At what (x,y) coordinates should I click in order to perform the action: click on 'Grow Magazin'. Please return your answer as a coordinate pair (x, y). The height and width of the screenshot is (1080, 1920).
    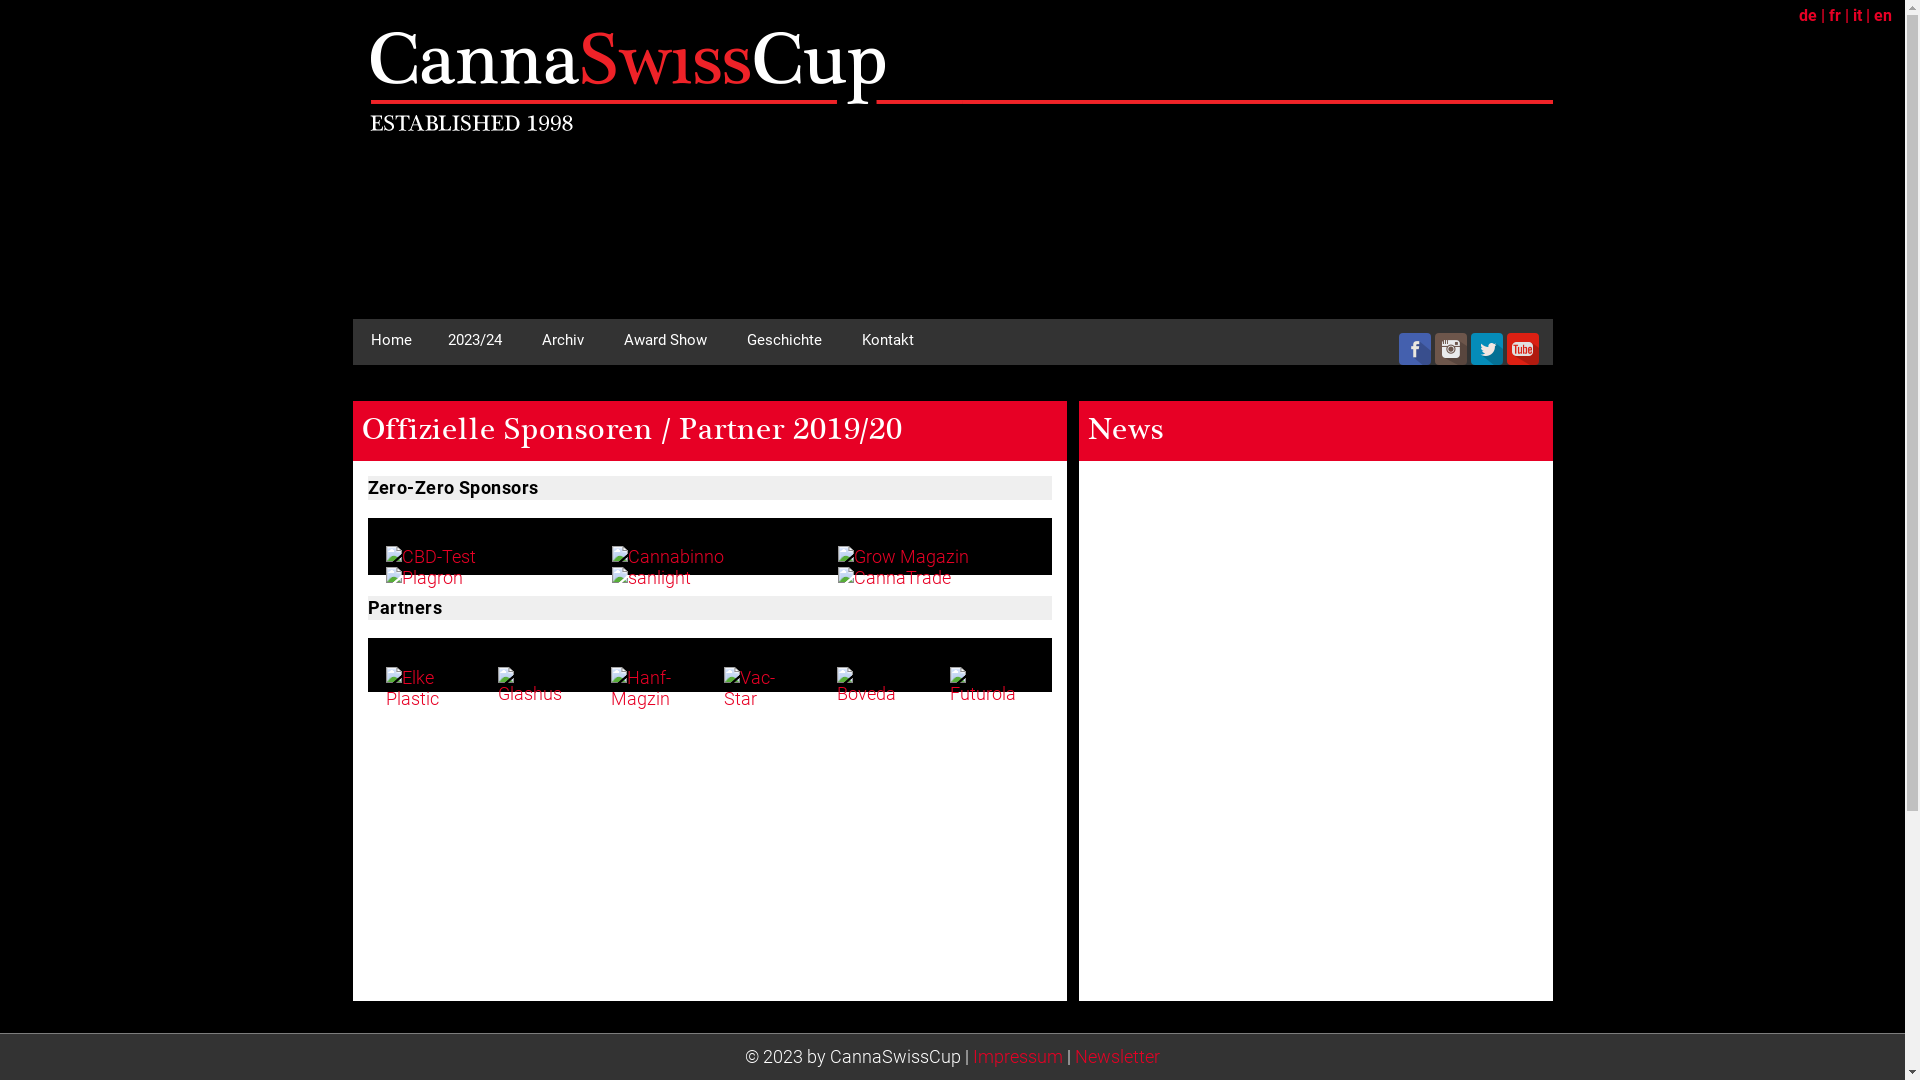
    Looking at the image, I should click on (902, 556).